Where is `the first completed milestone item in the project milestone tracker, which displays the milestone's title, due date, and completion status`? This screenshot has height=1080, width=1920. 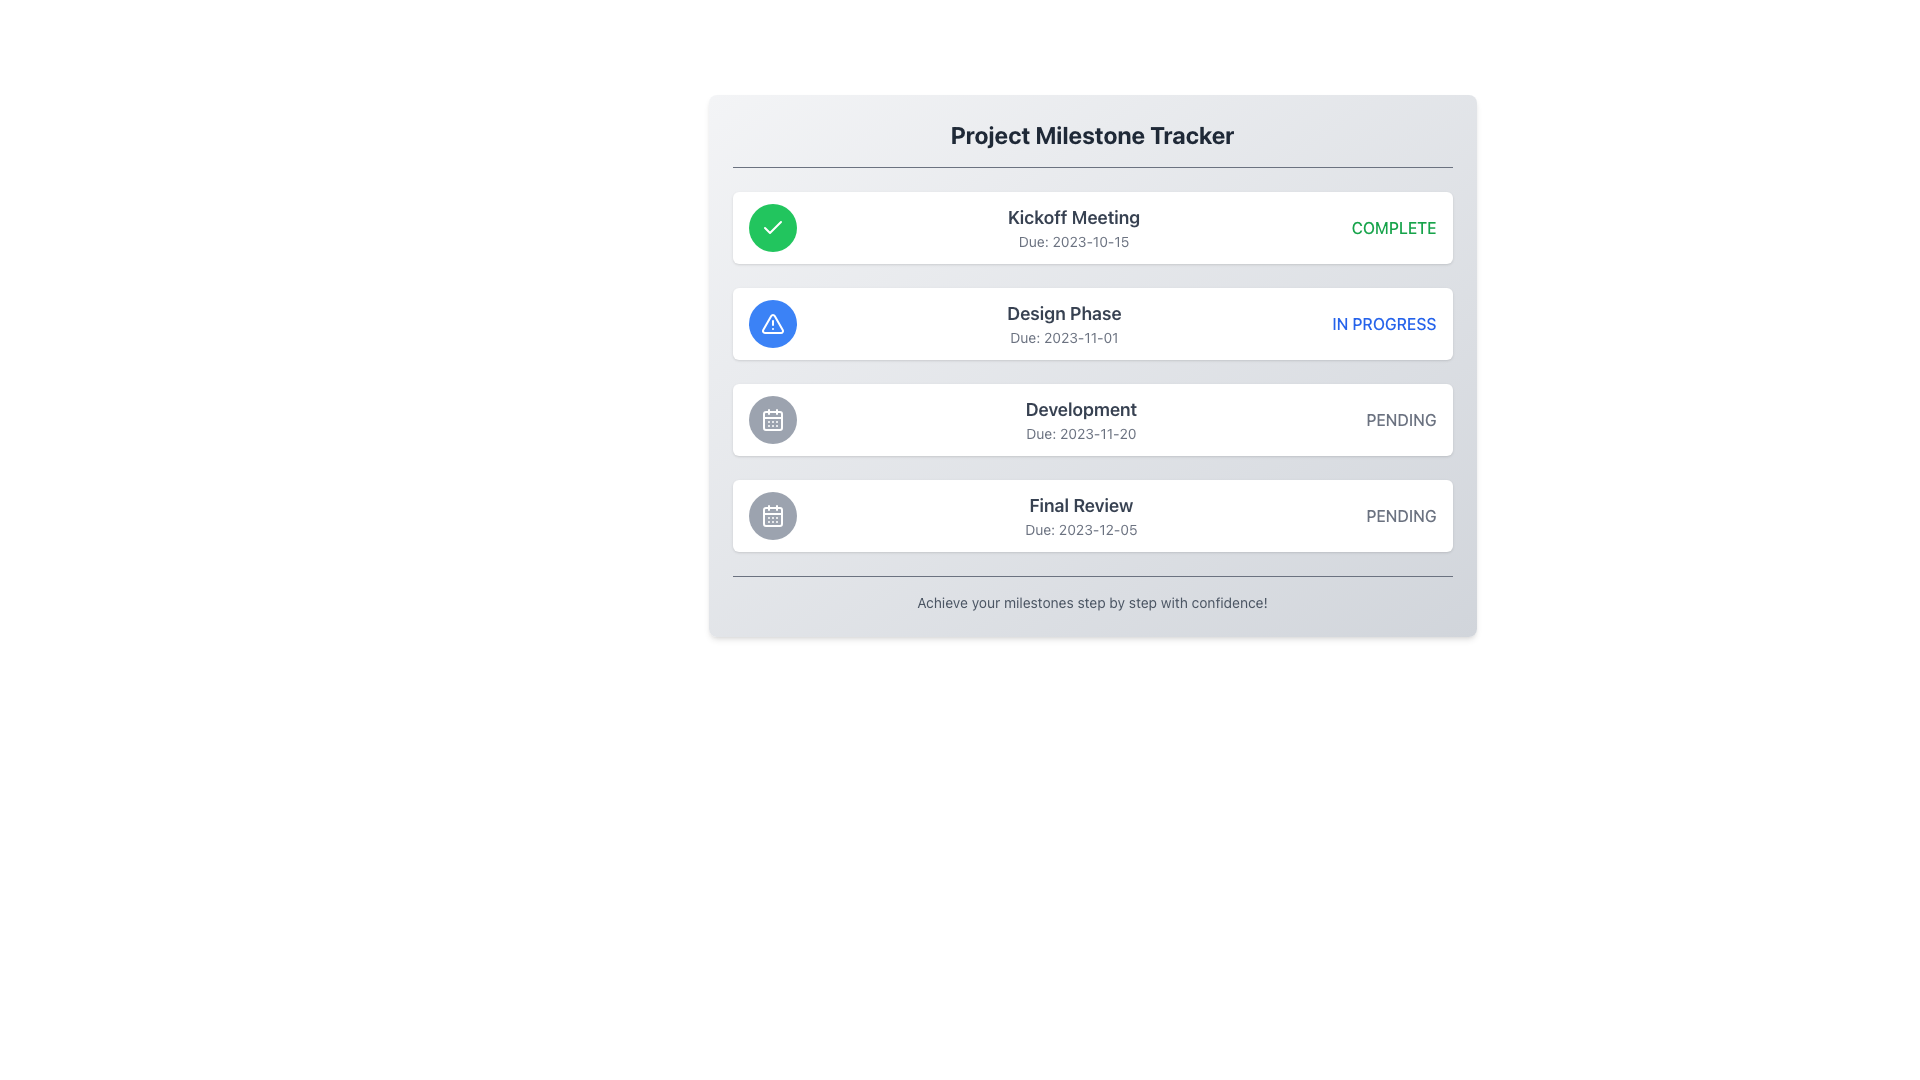 the first completed milestone item in the project milestone tracker, which displays the milestone's title, due date, and completion status is located at coordinates (1091, 226).